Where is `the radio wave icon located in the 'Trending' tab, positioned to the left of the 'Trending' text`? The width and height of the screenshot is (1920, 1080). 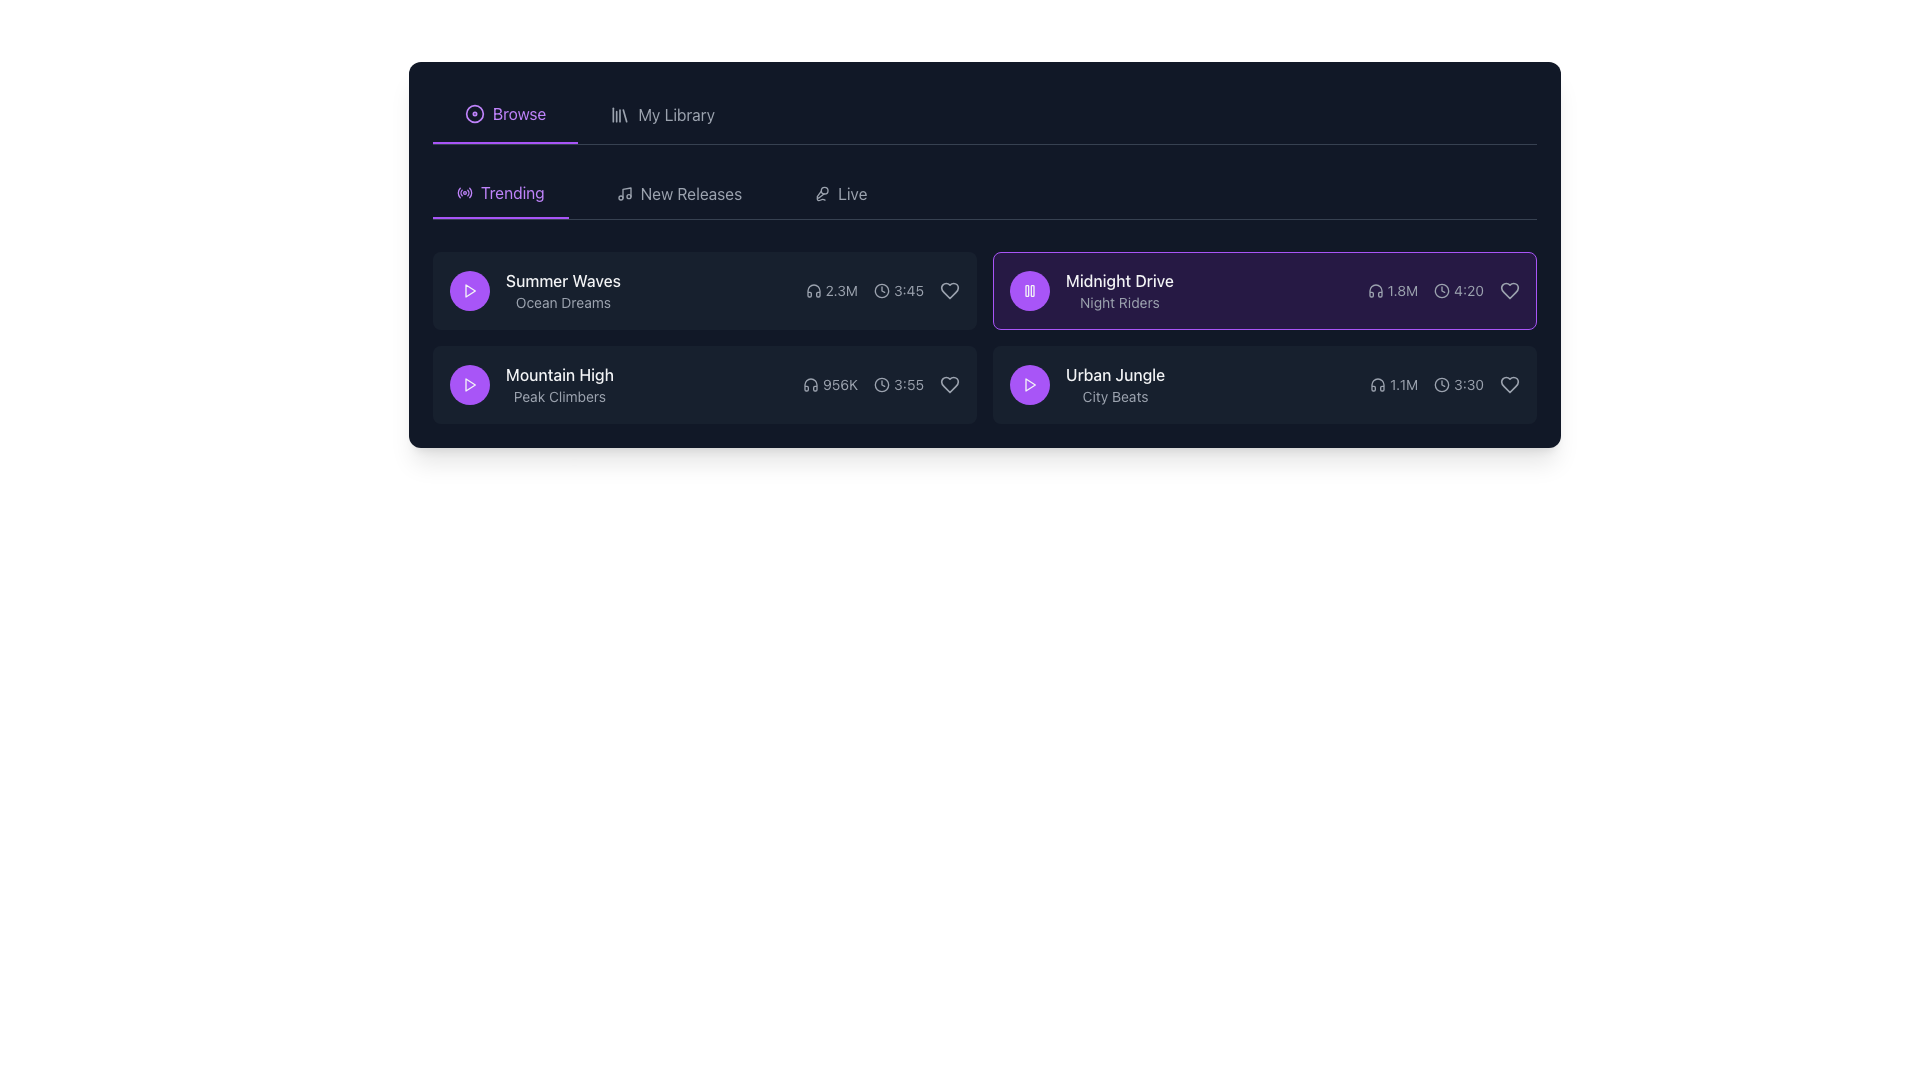
the radio wave icon located in the 'Trending' tab, positioned to the left of the 'Trending' text is located at coordinates (464, 192).